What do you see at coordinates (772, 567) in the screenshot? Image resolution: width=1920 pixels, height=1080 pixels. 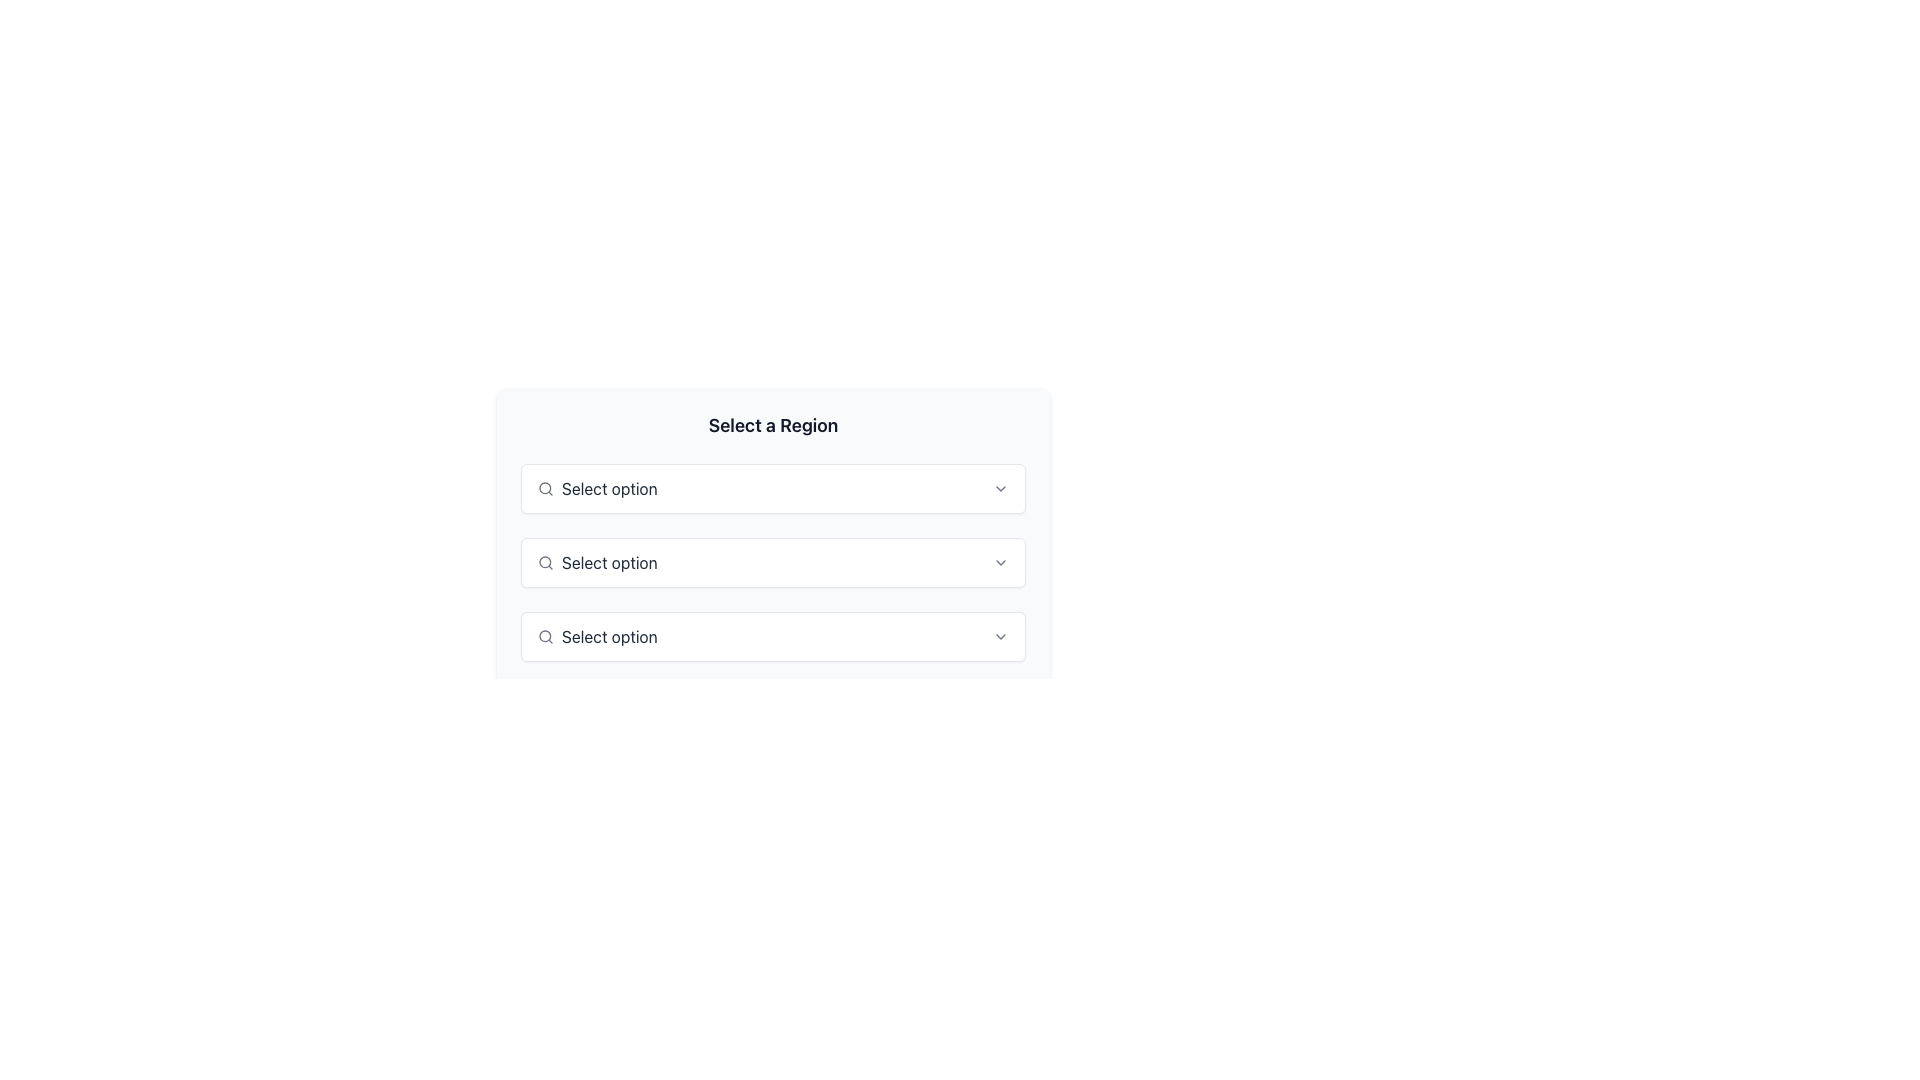 I see `the dropdown menu located under the 'Select a Region' title, specifically the middle row among the three dropdown rows` at bounding box center [772, 567].